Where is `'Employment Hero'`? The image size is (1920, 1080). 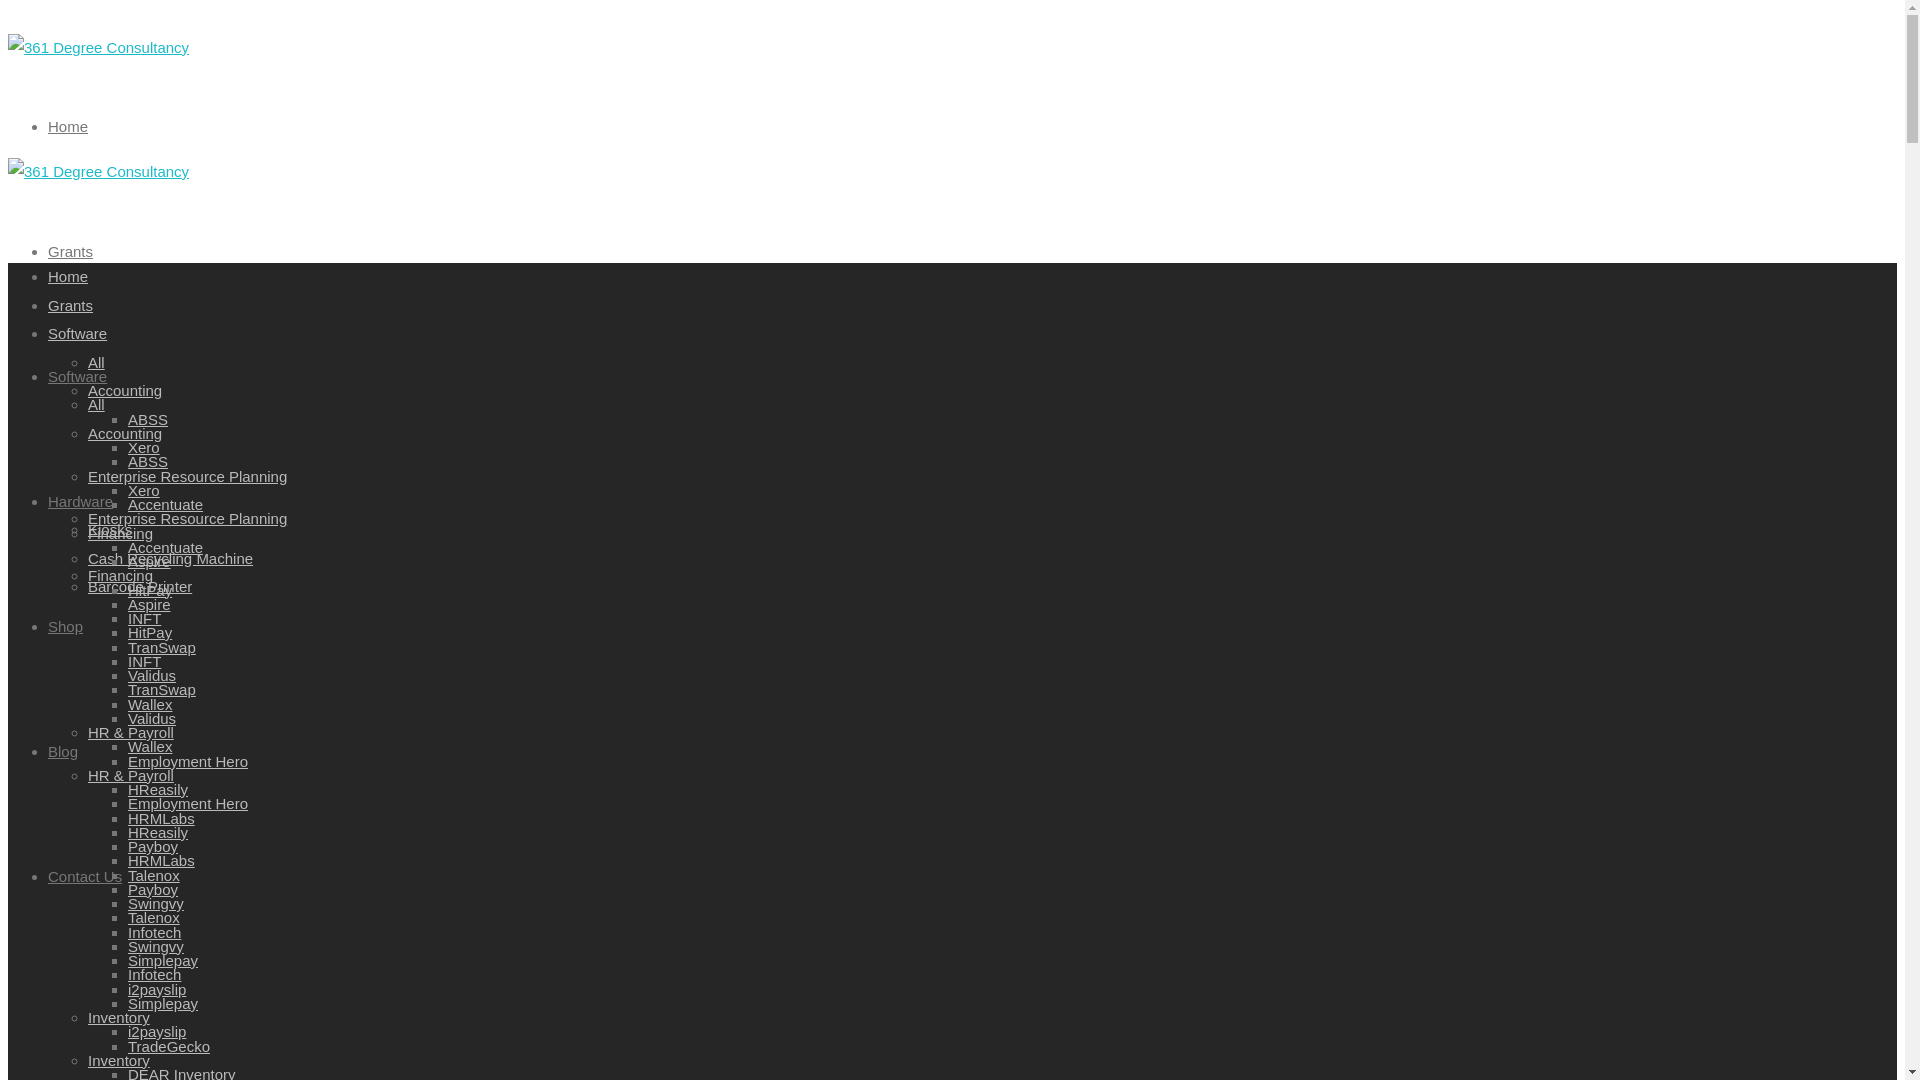 'Employment Hero' is located at coordinates (187, 760).